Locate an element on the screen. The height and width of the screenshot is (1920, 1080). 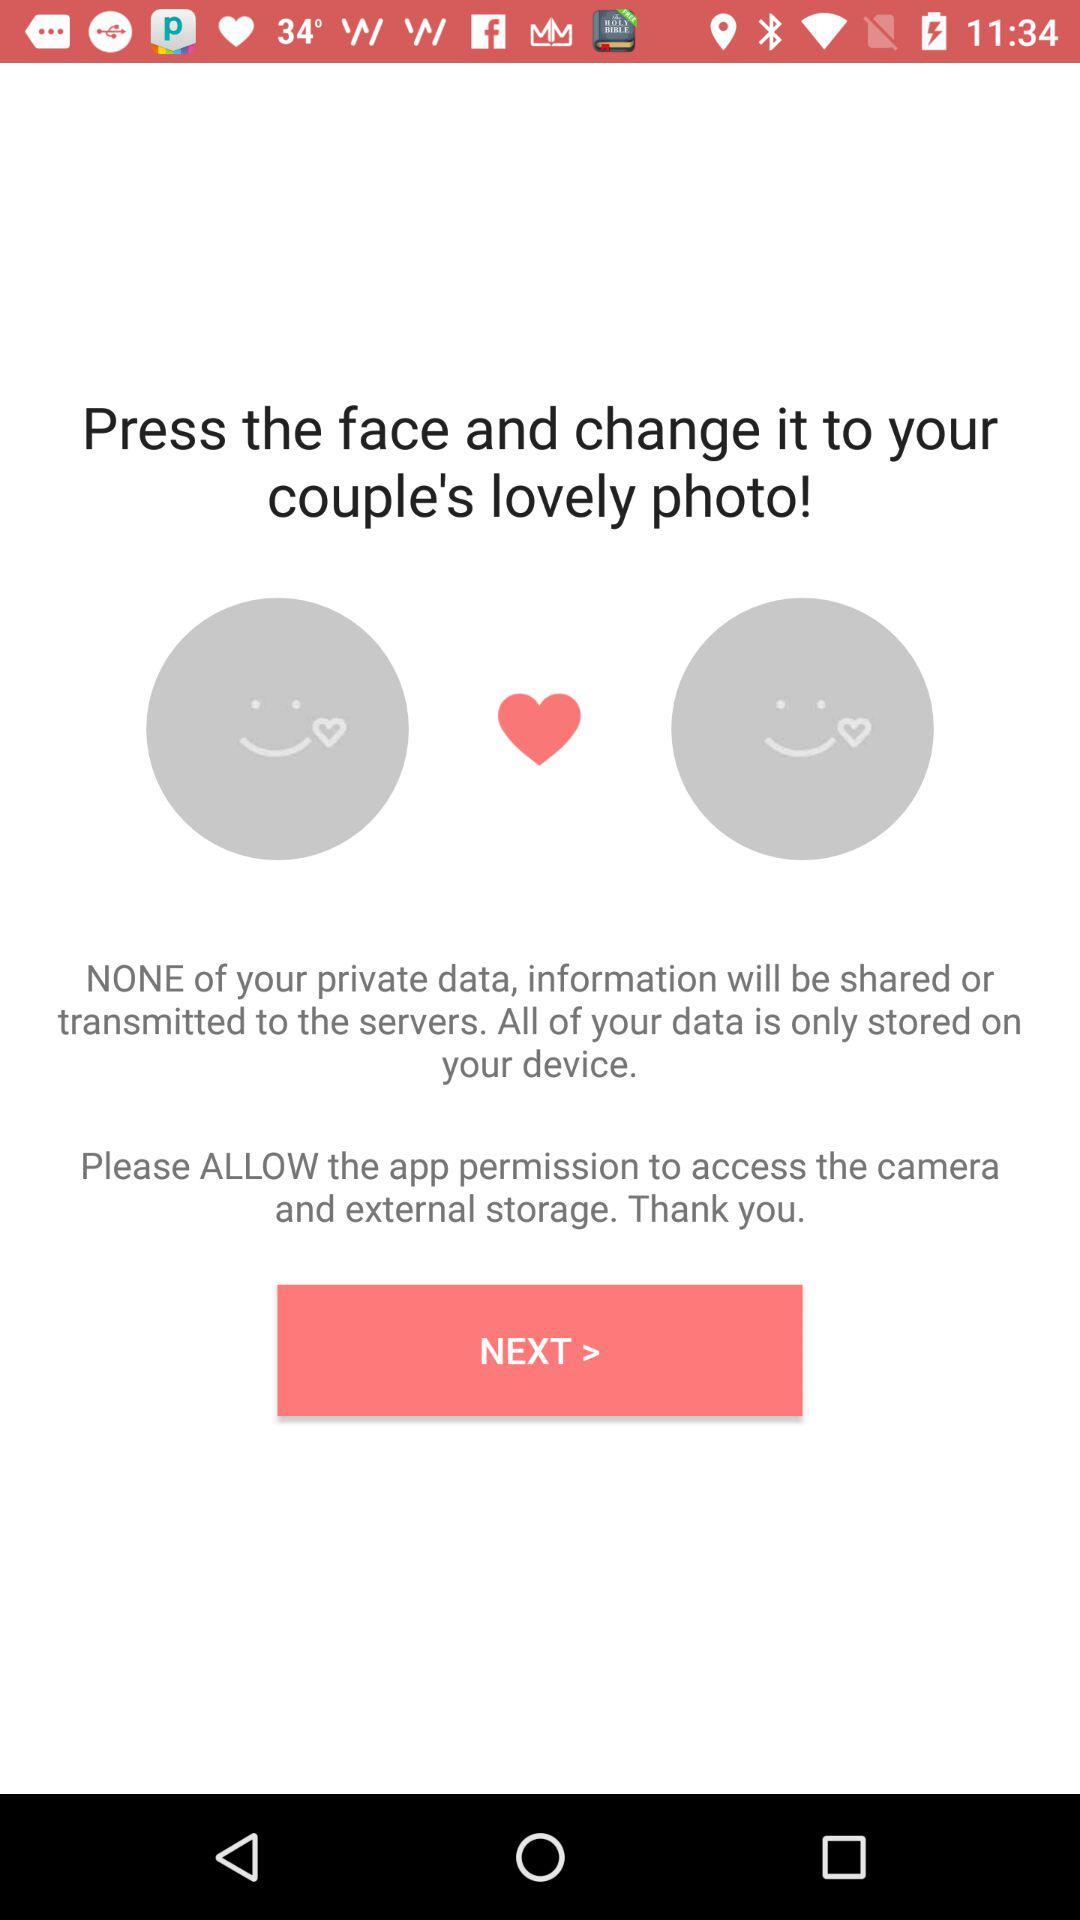
photo is located at coordinates (277, 728).